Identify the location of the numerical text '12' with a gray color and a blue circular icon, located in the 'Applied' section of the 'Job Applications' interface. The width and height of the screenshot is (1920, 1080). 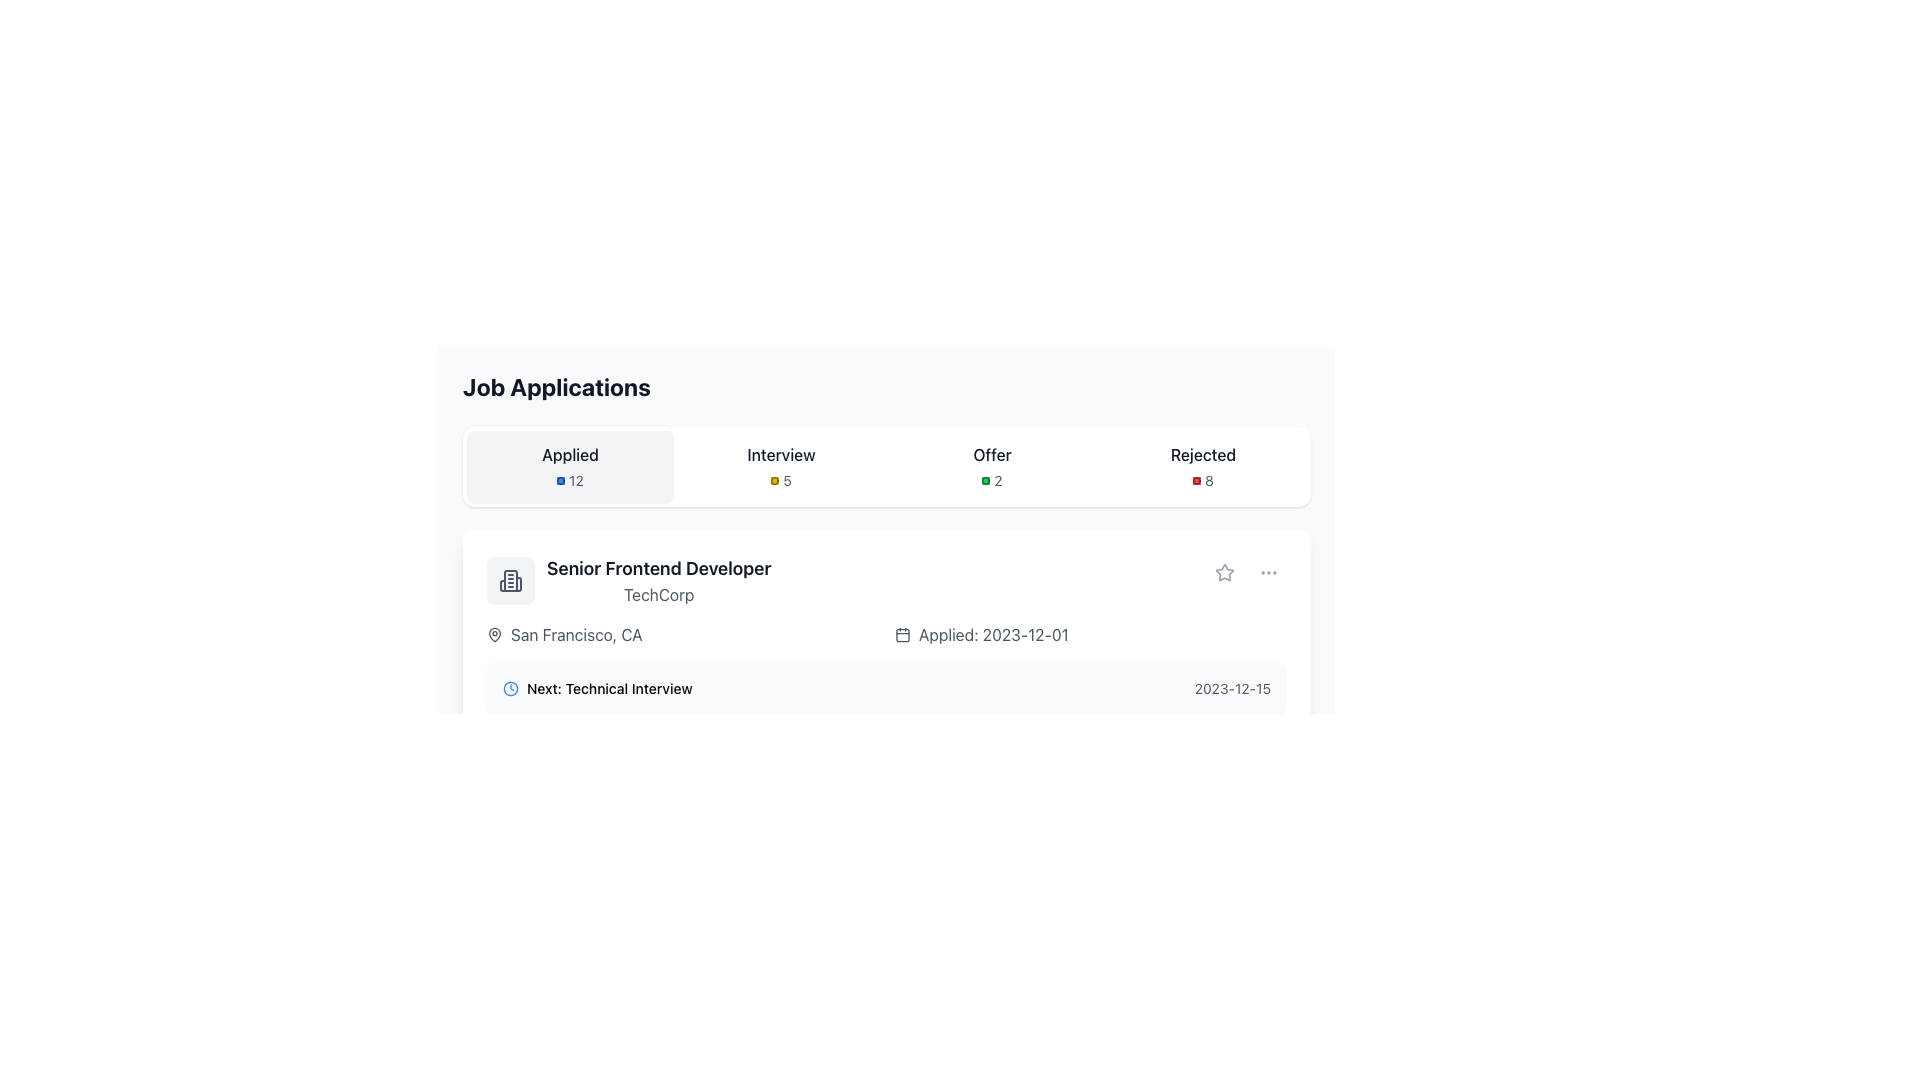
(569, 481).